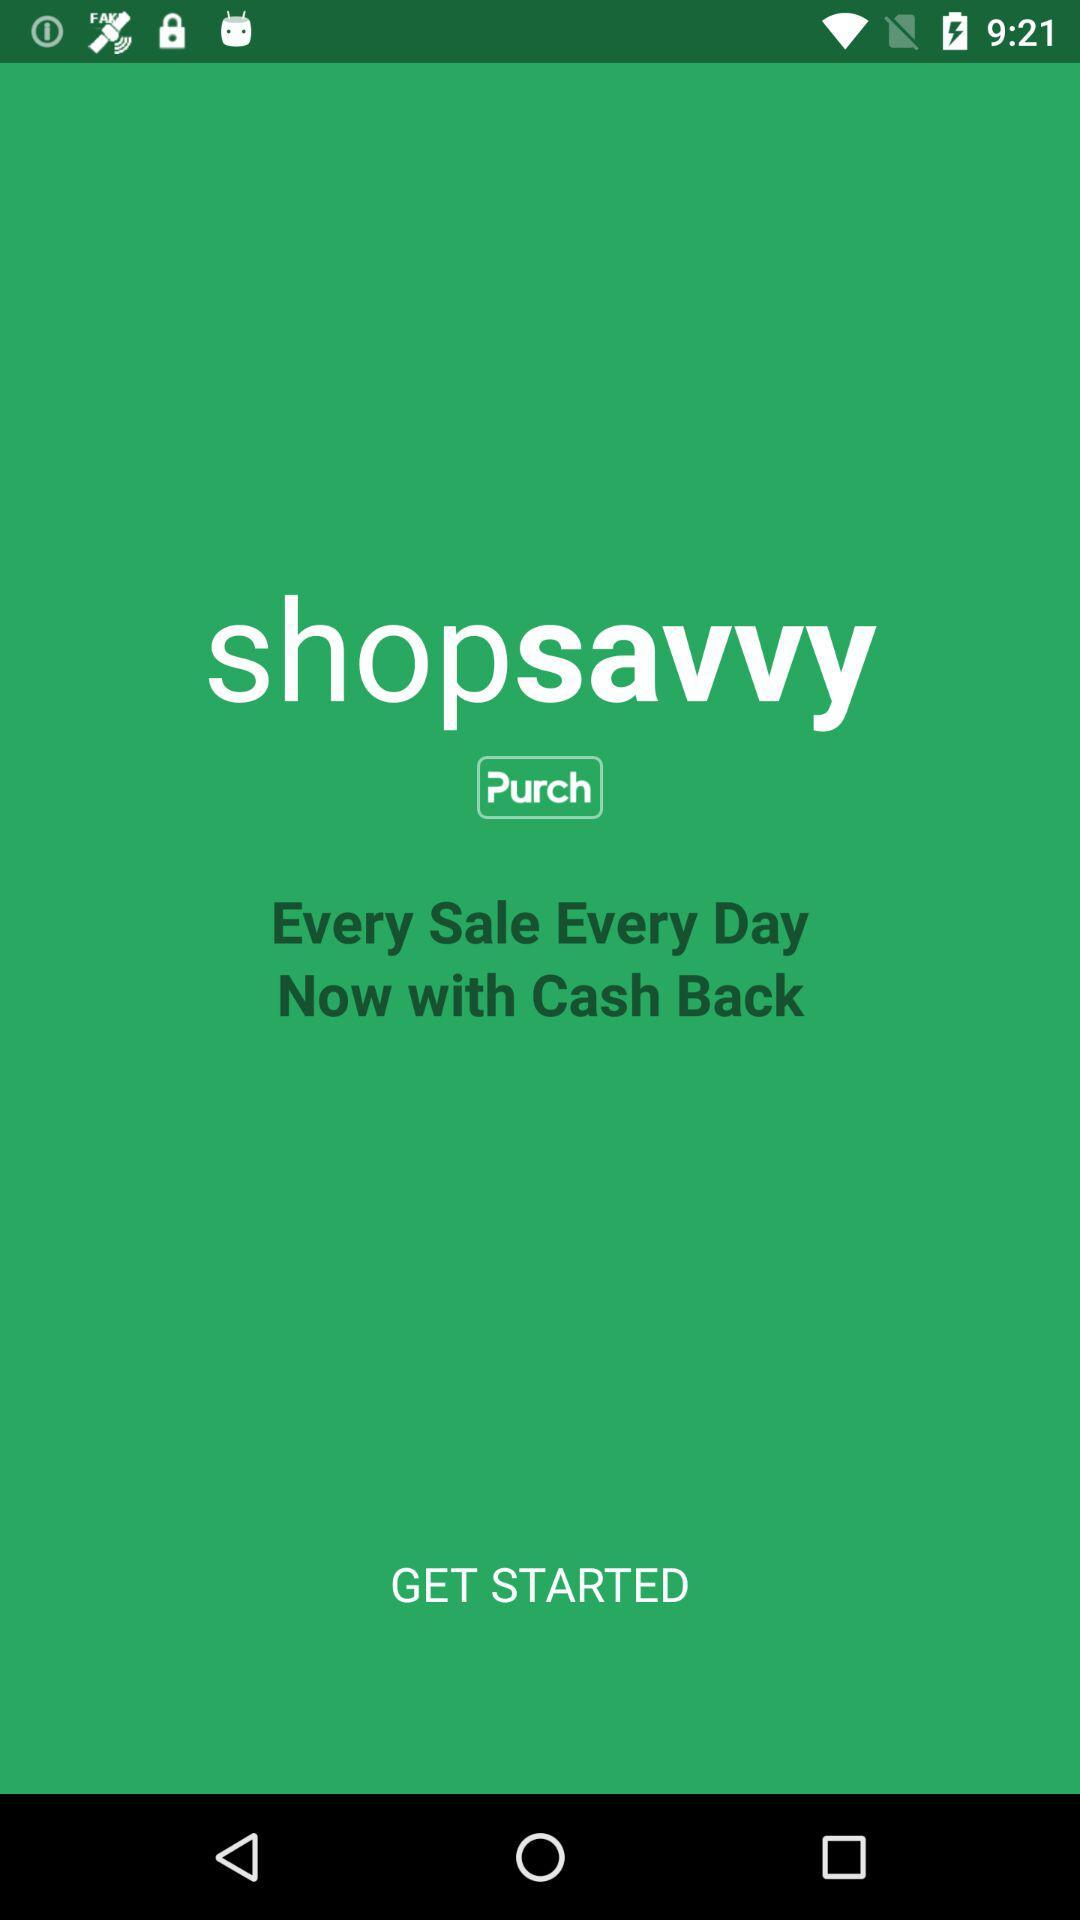 The height and width of the screenshot is (1920, 1080). I want to click on get started icon, so click(540, 1583).